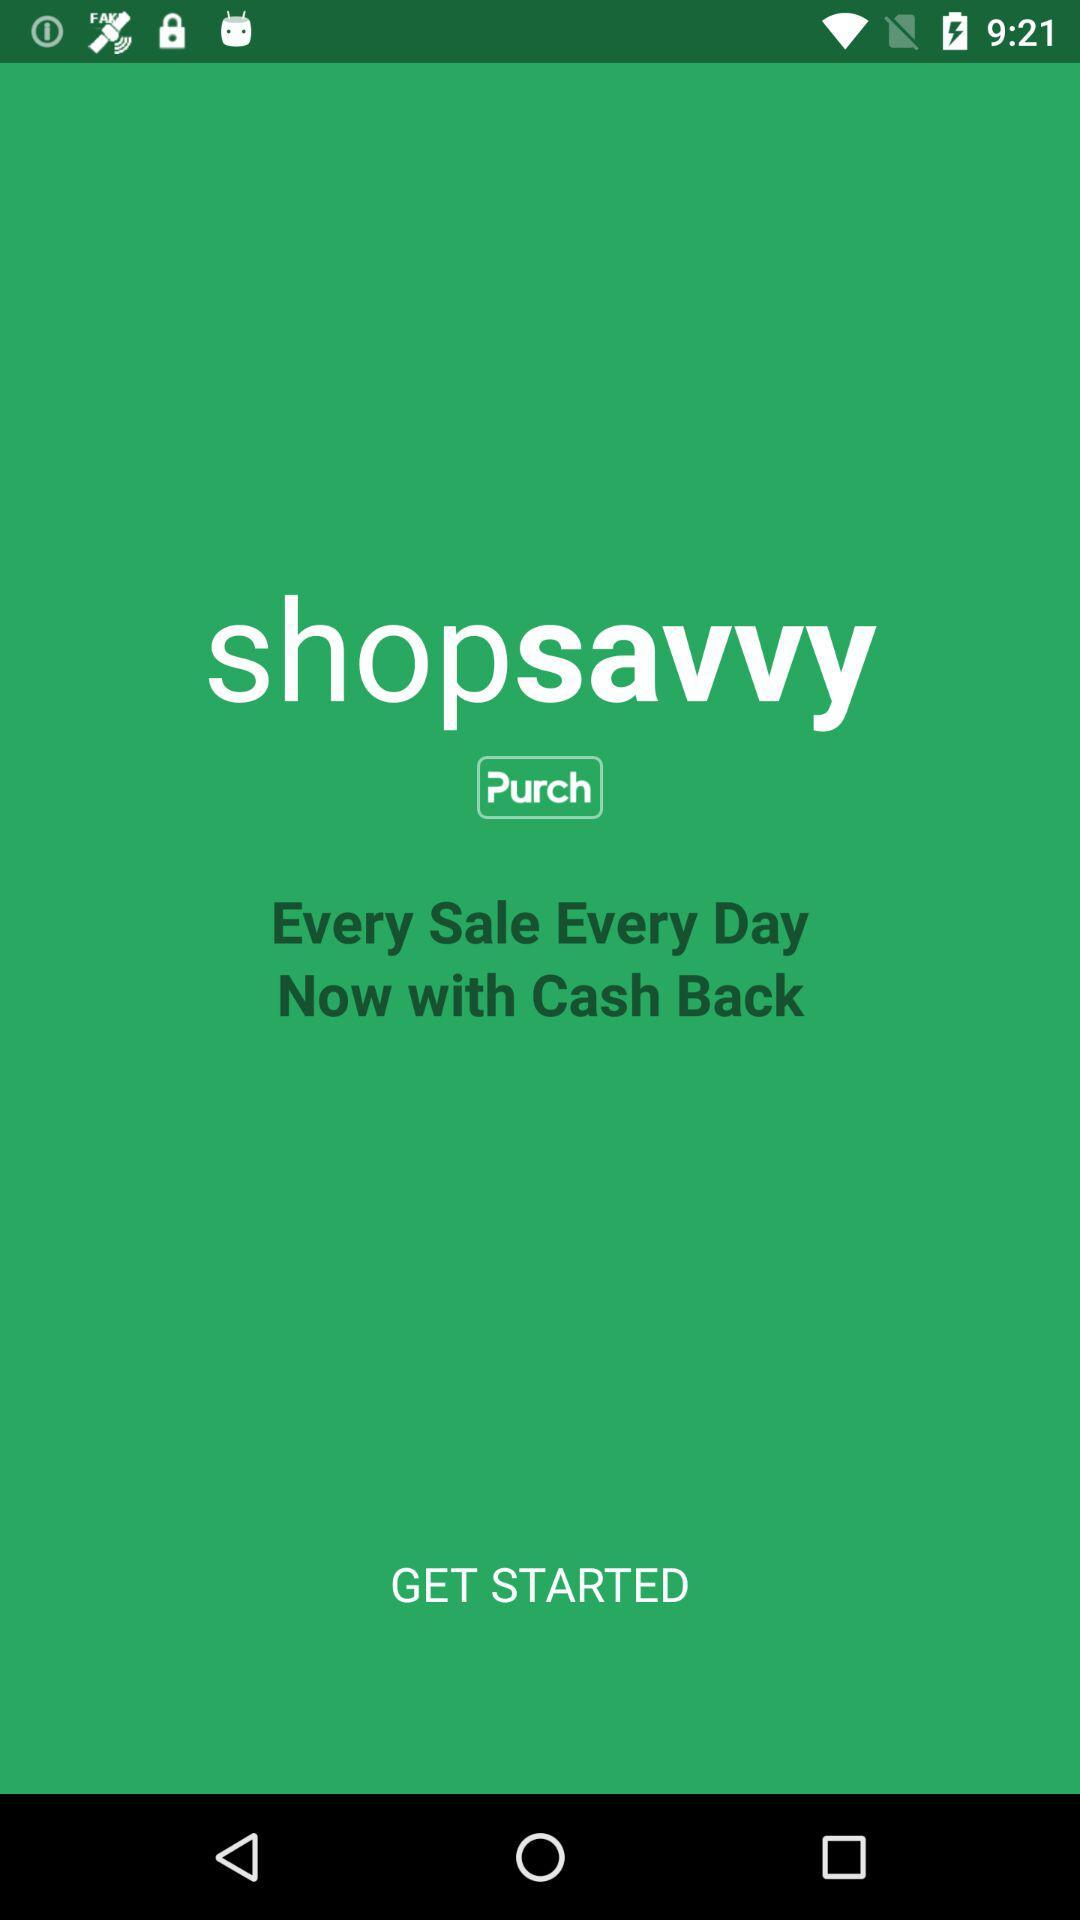 The height and width of the screenshot is (1920, 1080). I want to click on get started icon, so click(540, 1583).